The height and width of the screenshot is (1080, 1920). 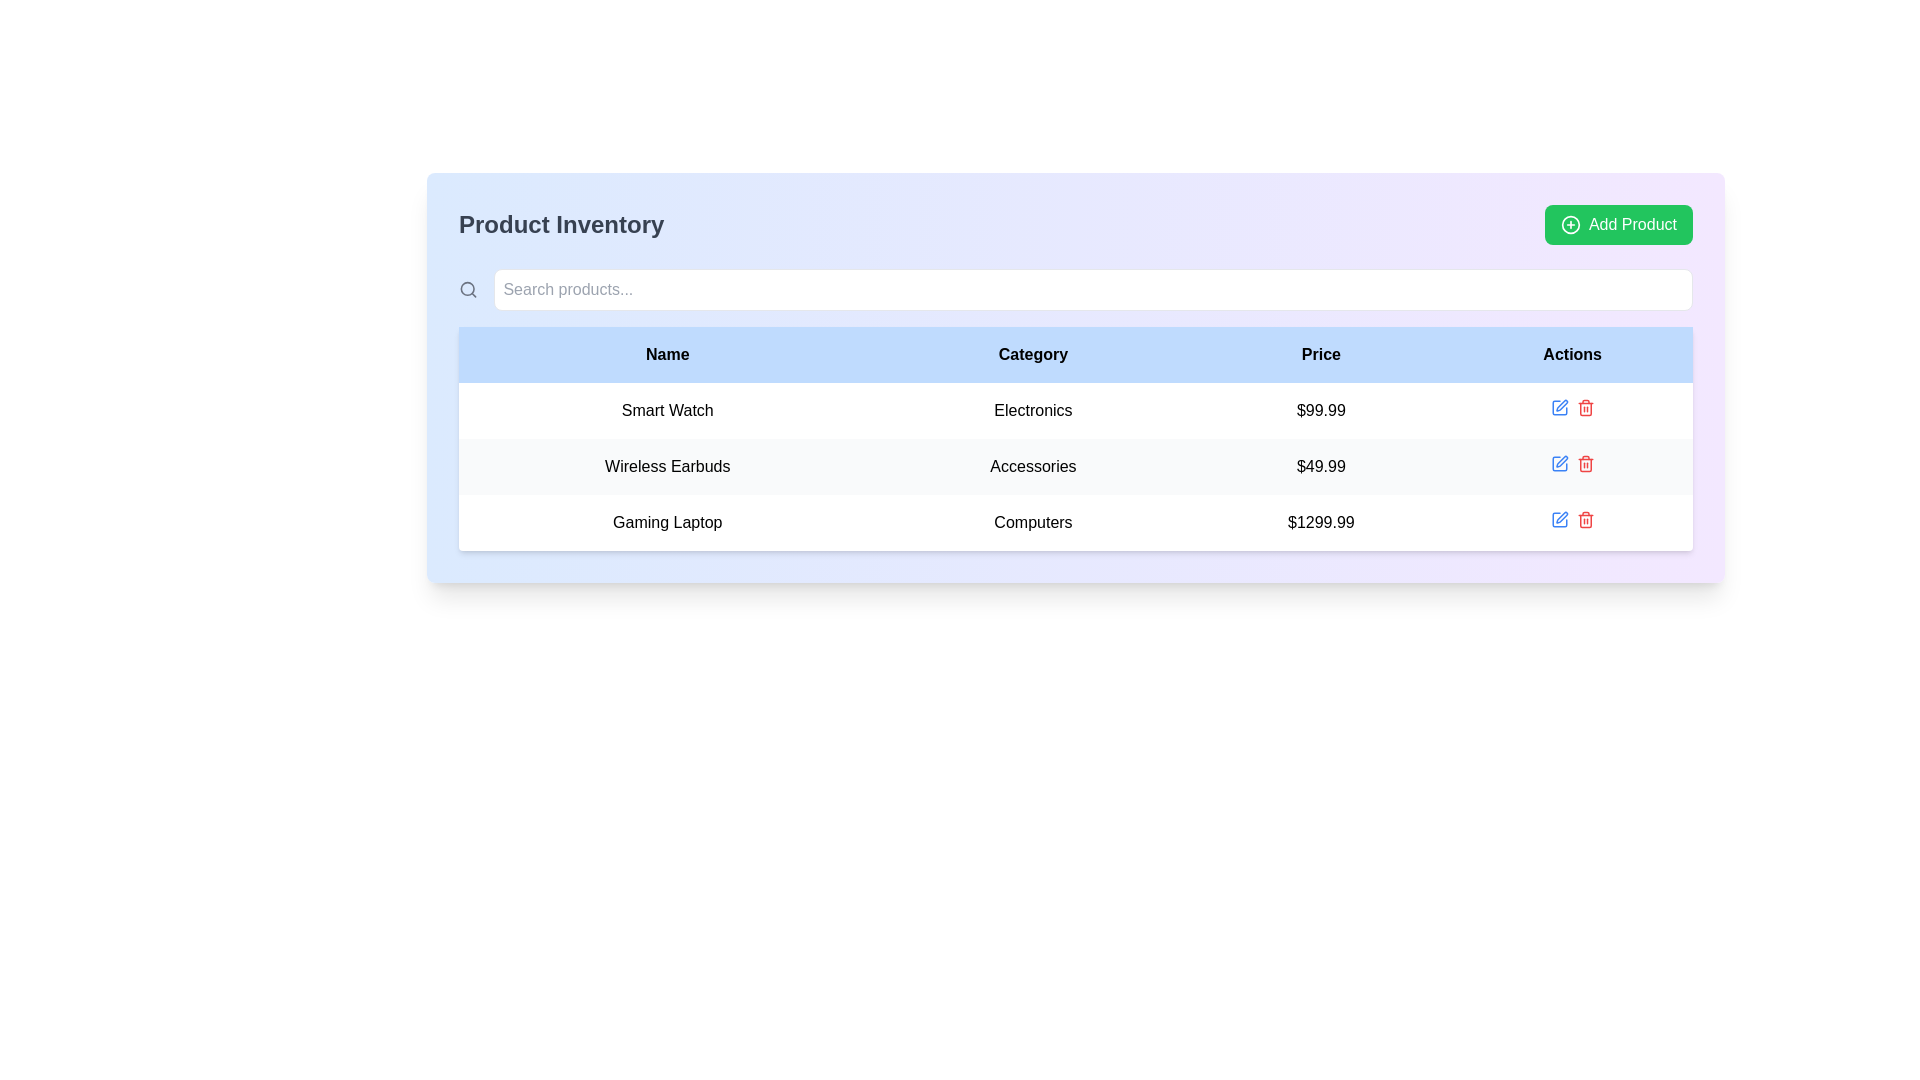 I want to click on the edit function icon located in the 'Actions' column of the row corresponding to 'Wireless Earbuds' to initiate editing, so click(x=1560, y=405).